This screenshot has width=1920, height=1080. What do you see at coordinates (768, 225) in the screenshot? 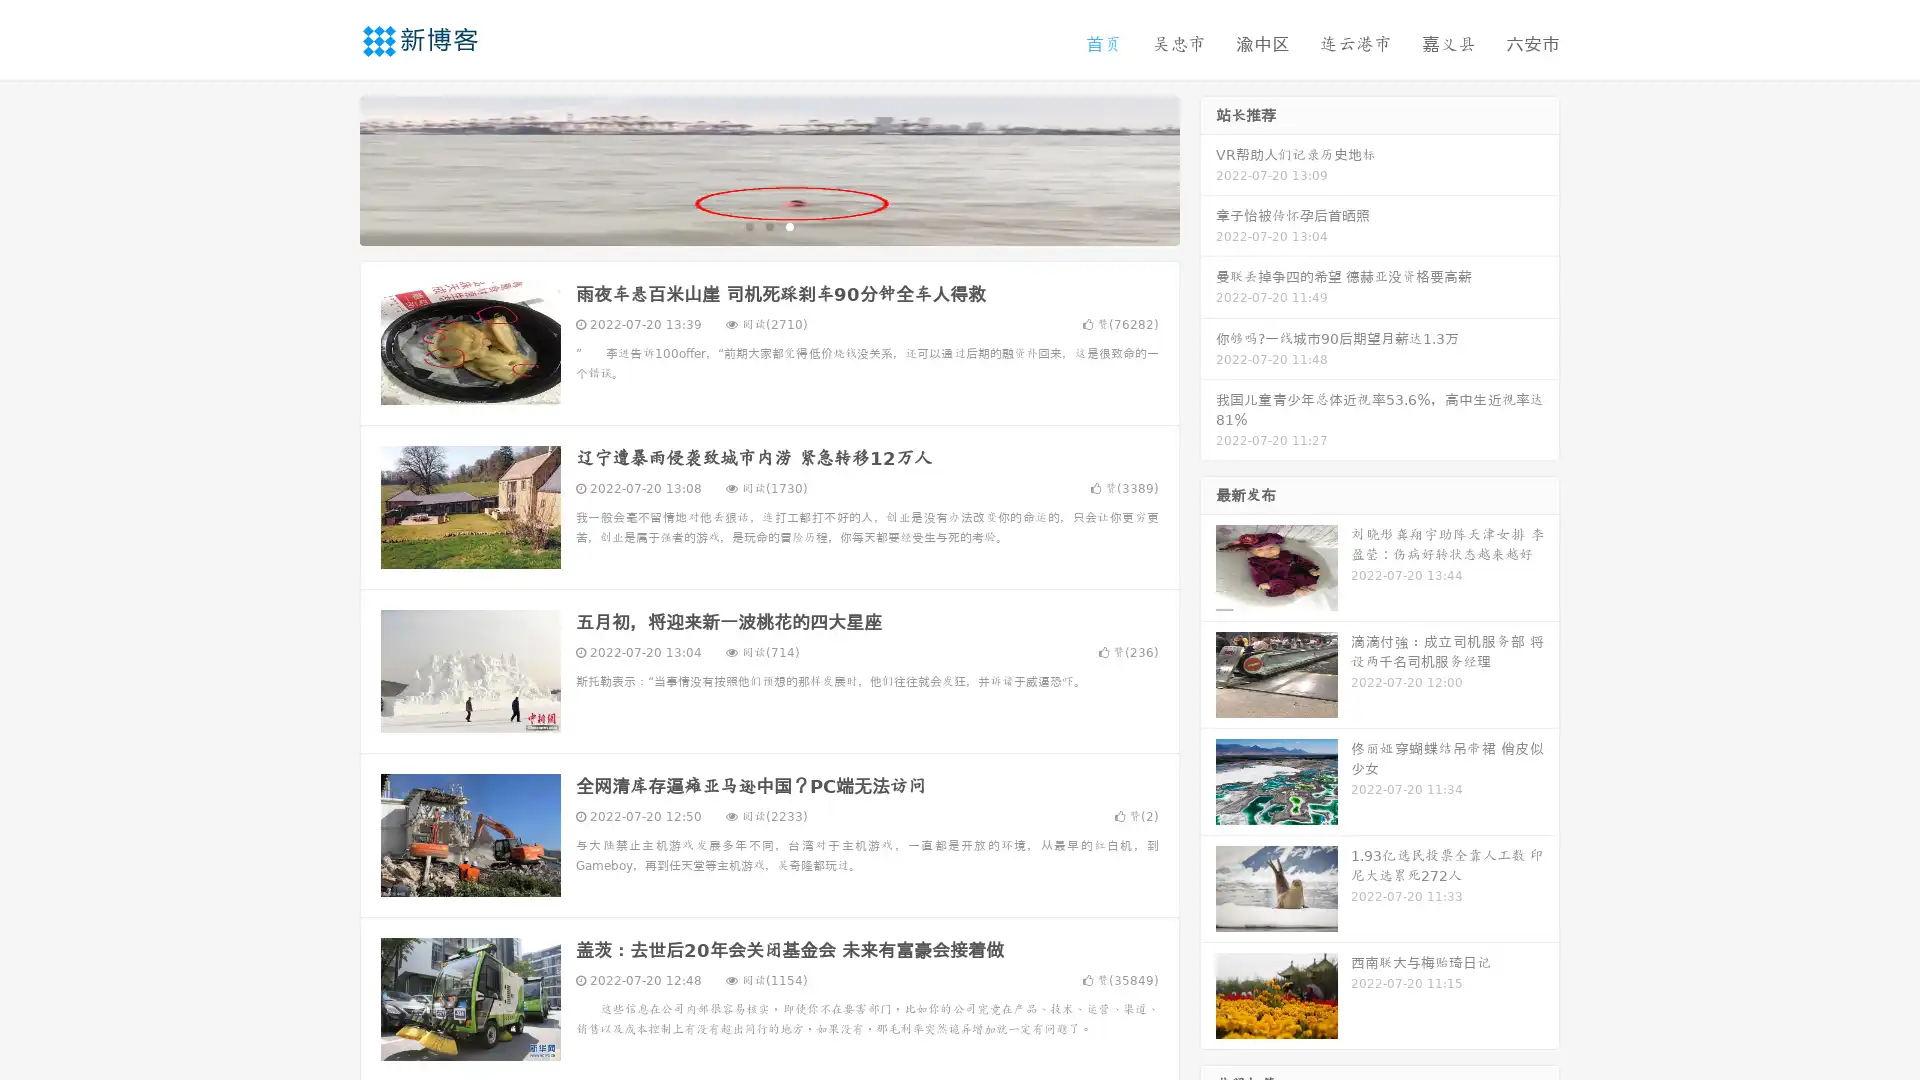
I see `Go to slide 2` at bounding box center [768, 225].